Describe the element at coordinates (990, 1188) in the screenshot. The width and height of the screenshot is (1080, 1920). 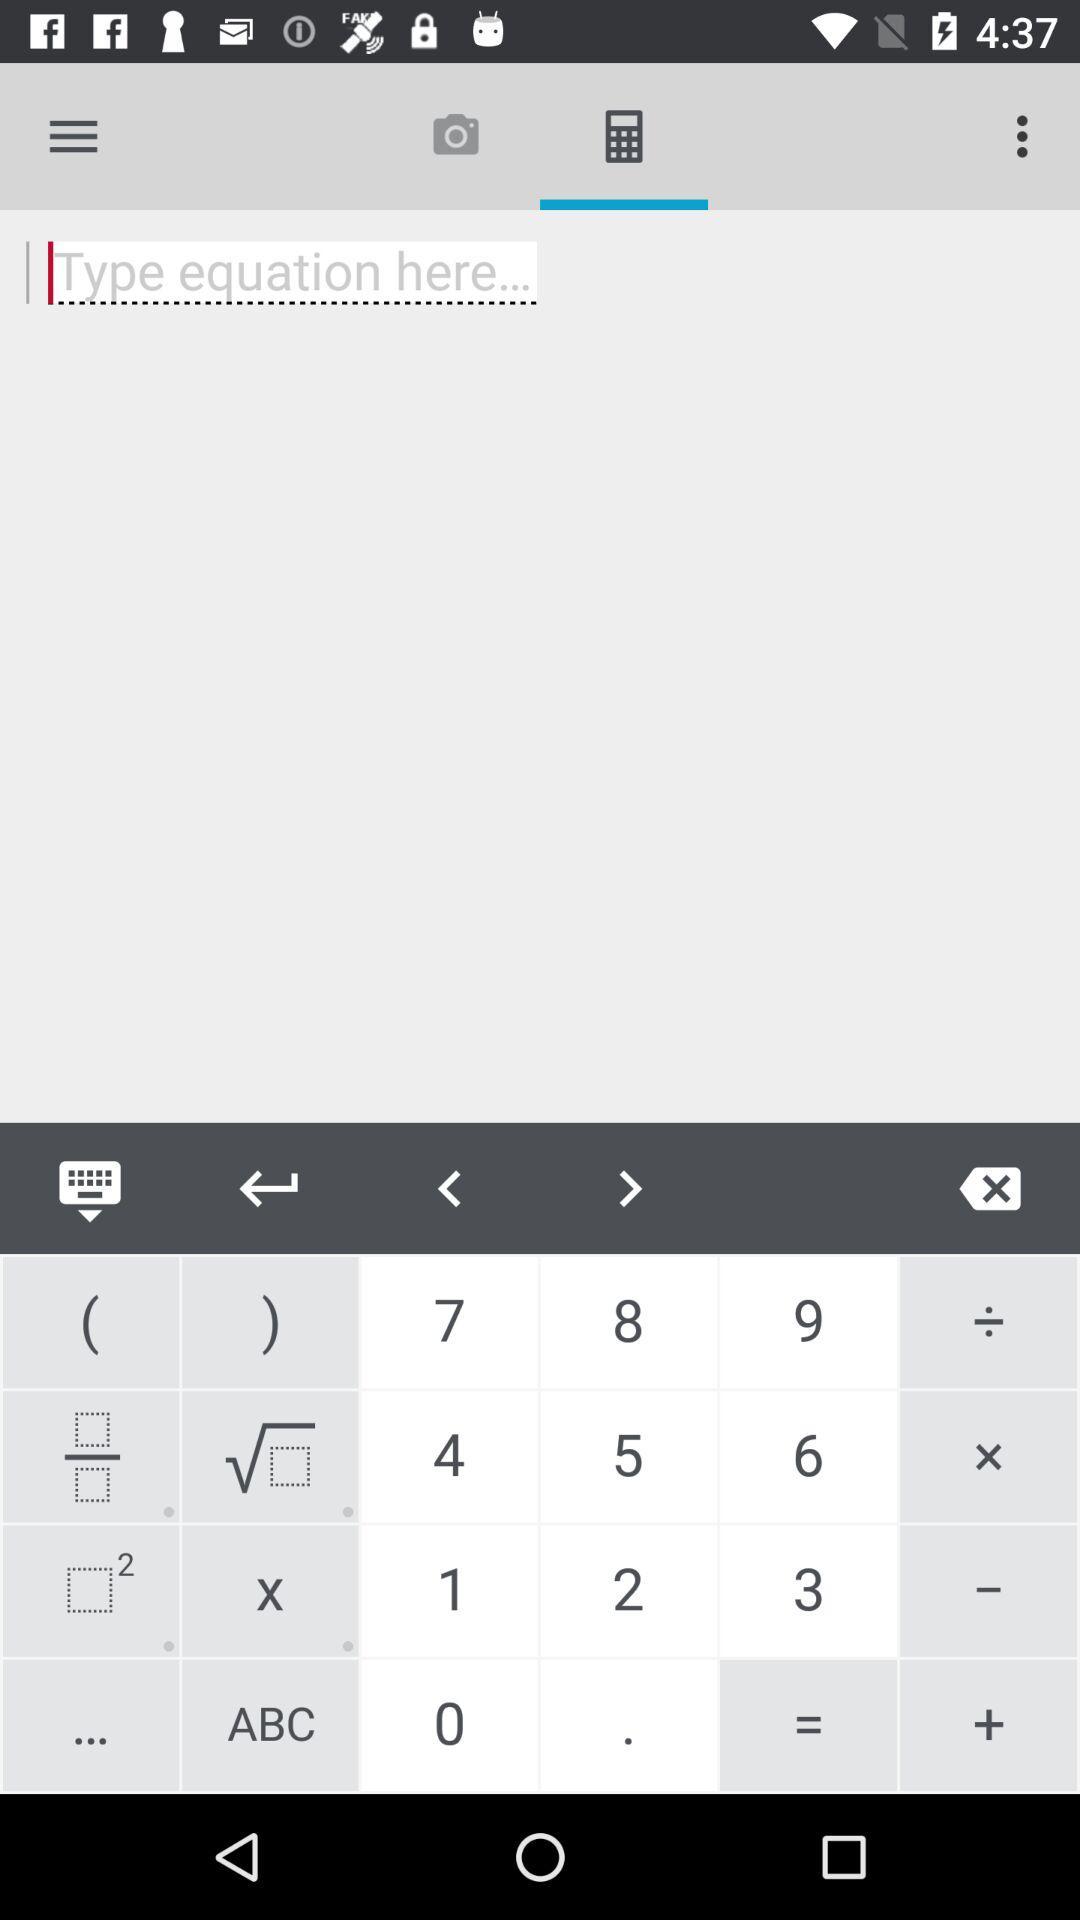
I see `backspace` at that location.